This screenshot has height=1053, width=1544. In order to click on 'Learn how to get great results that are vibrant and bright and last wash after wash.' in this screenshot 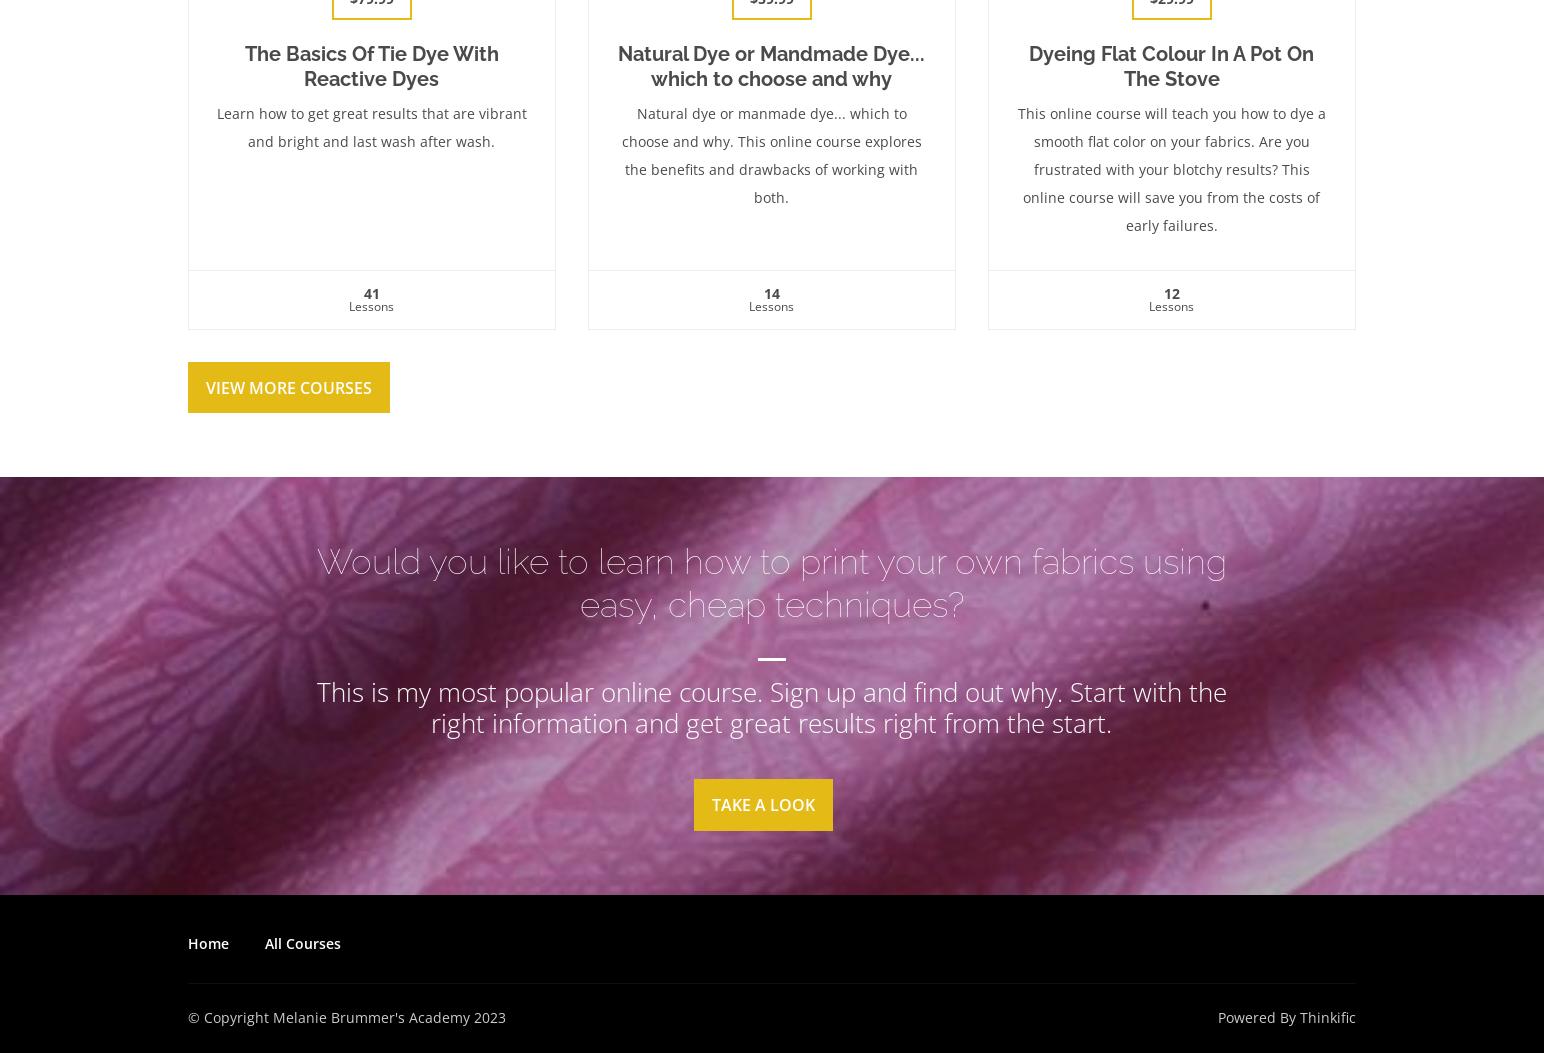, I will do `click(371, 126)`.